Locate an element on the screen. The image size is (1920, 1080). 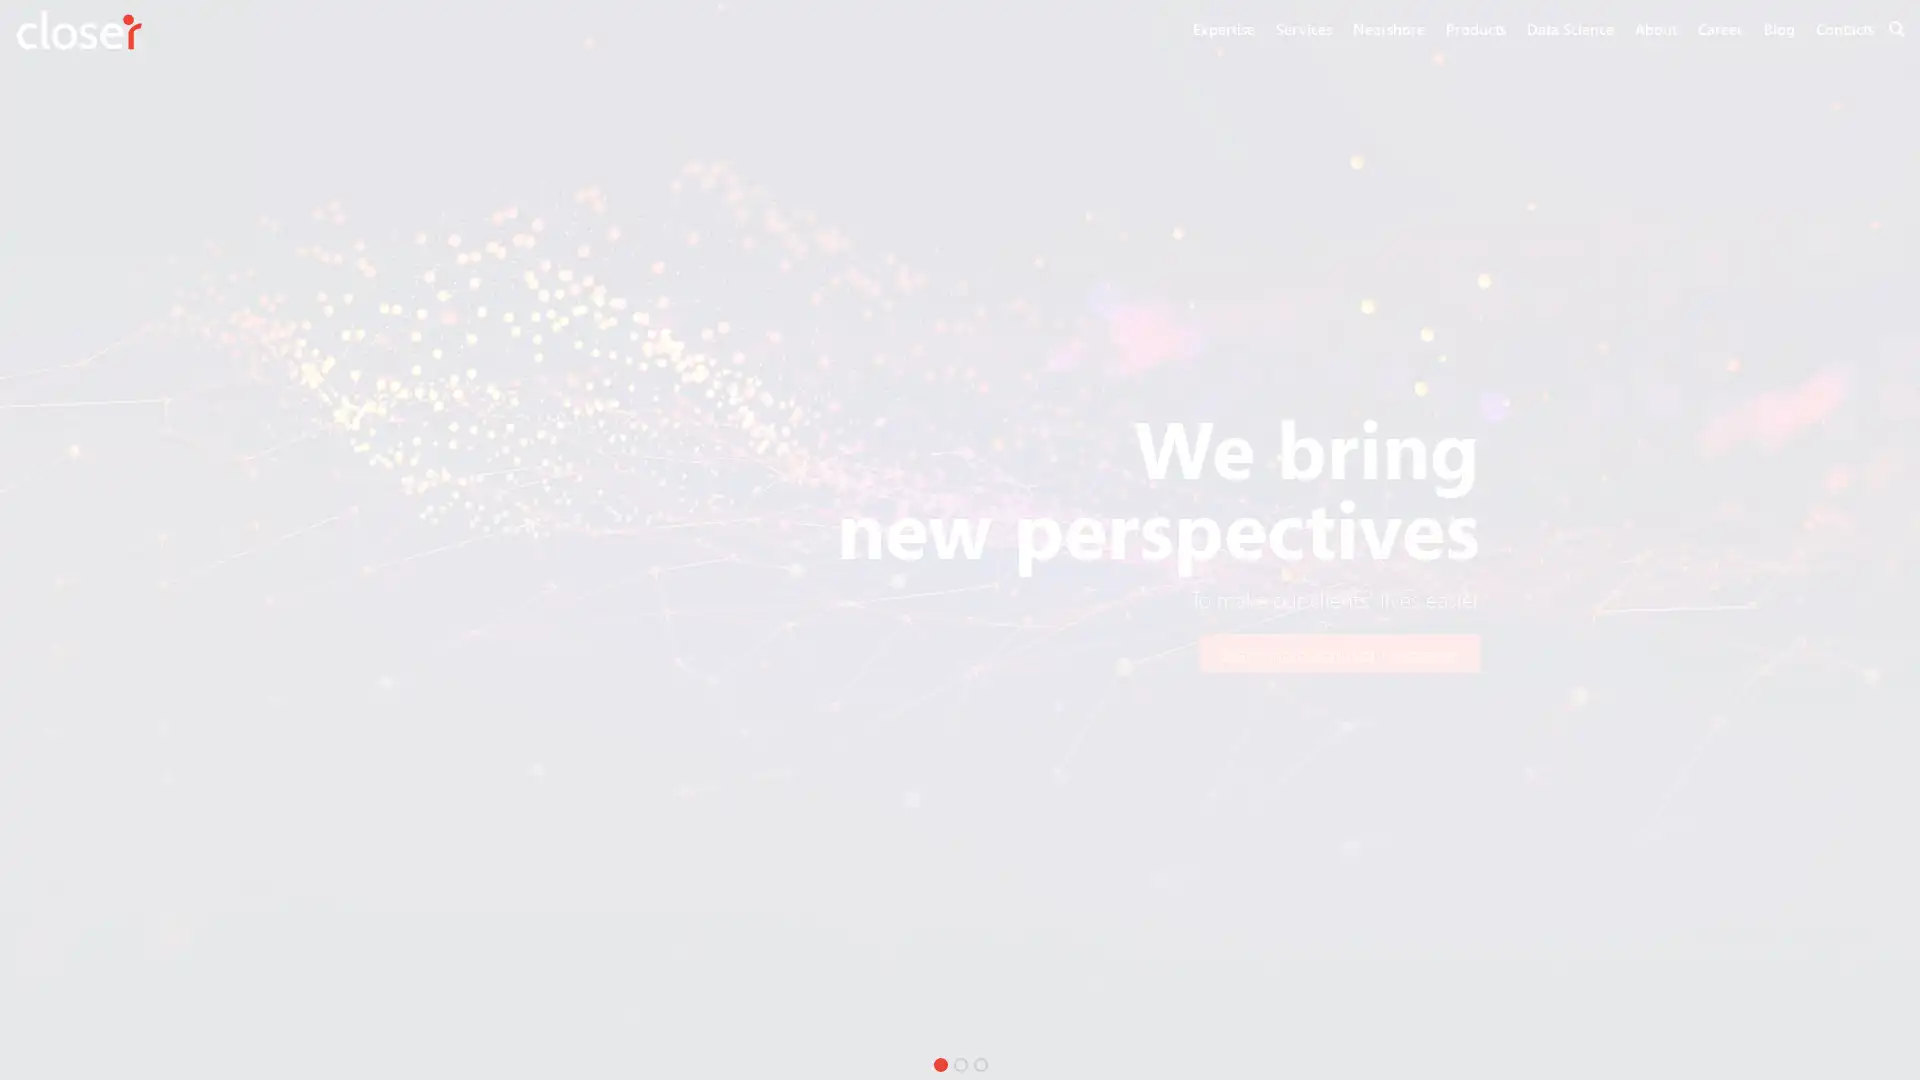
Discover our successful path is located at coordinates (950, 653).